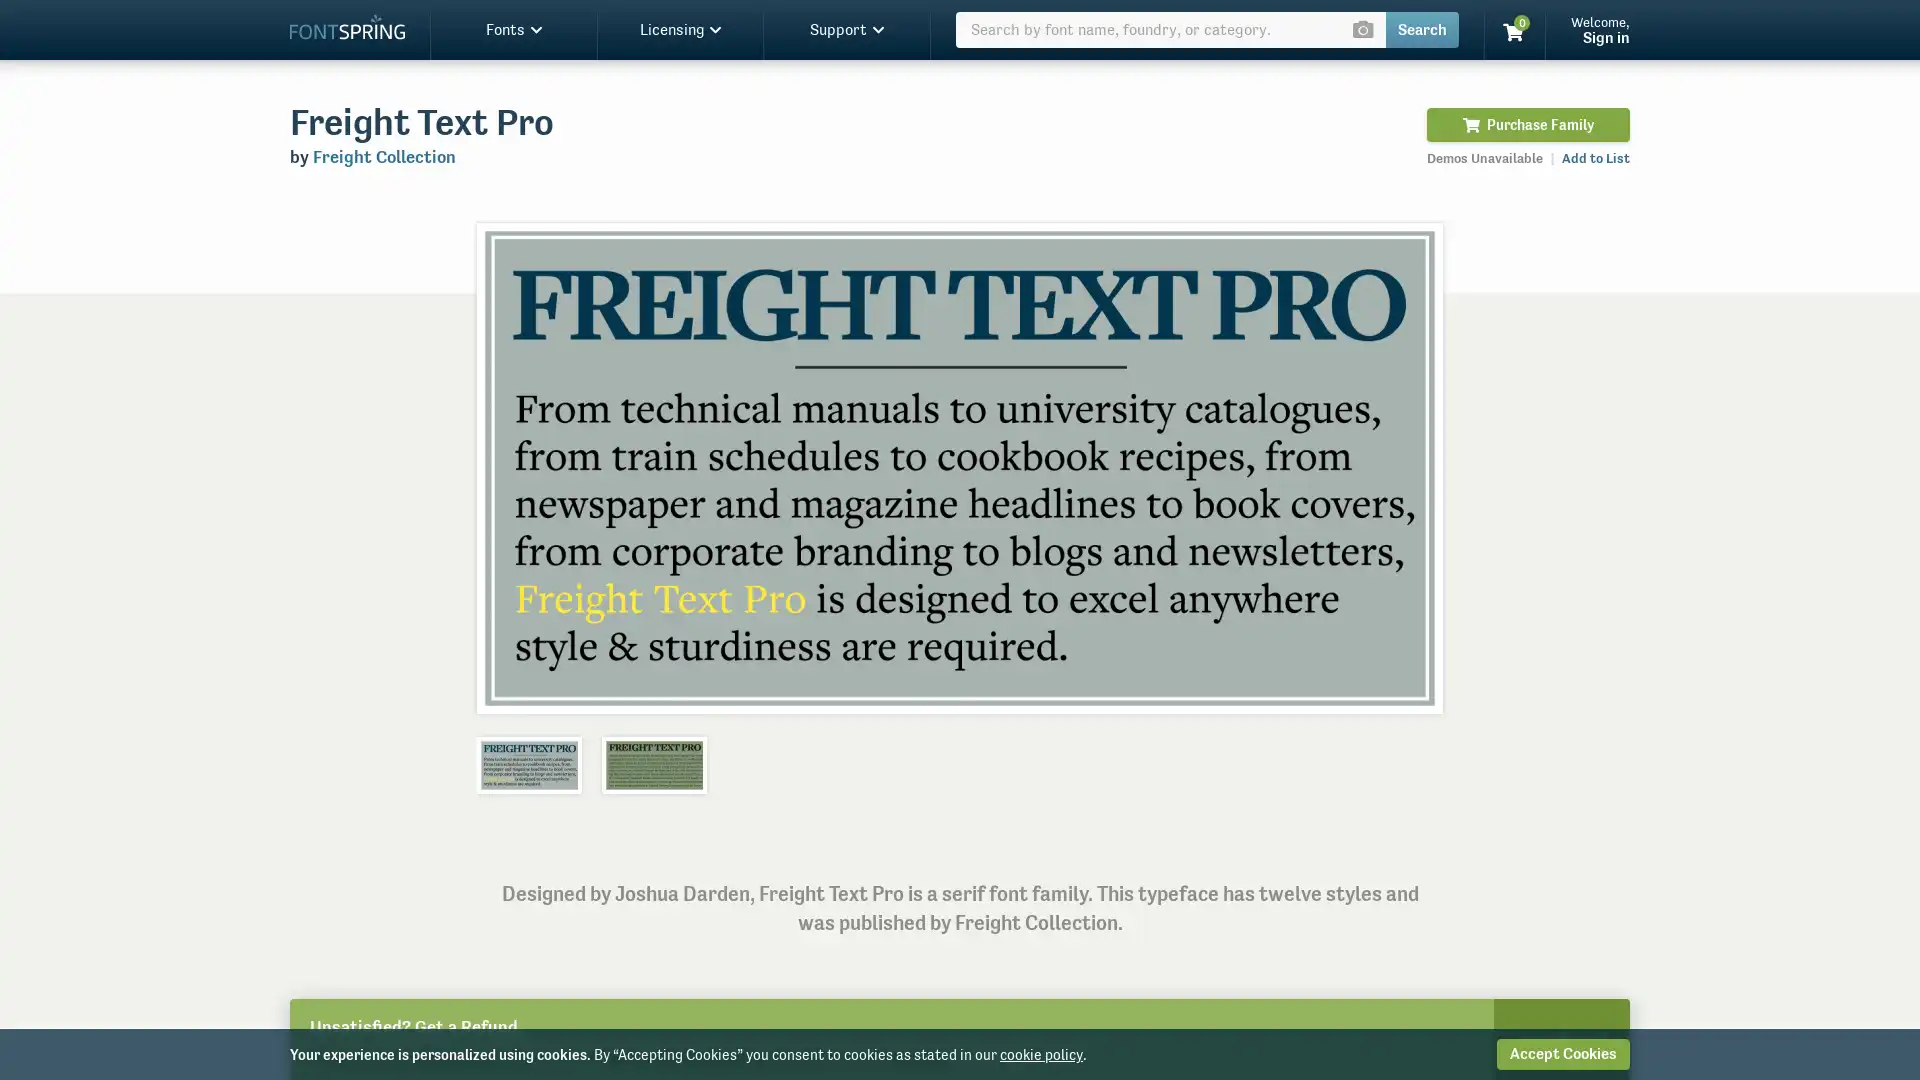  What do you see at coordinates (1595, 157) in the screenshot?
I see `Add to List` at bounding box center [1595, 157].